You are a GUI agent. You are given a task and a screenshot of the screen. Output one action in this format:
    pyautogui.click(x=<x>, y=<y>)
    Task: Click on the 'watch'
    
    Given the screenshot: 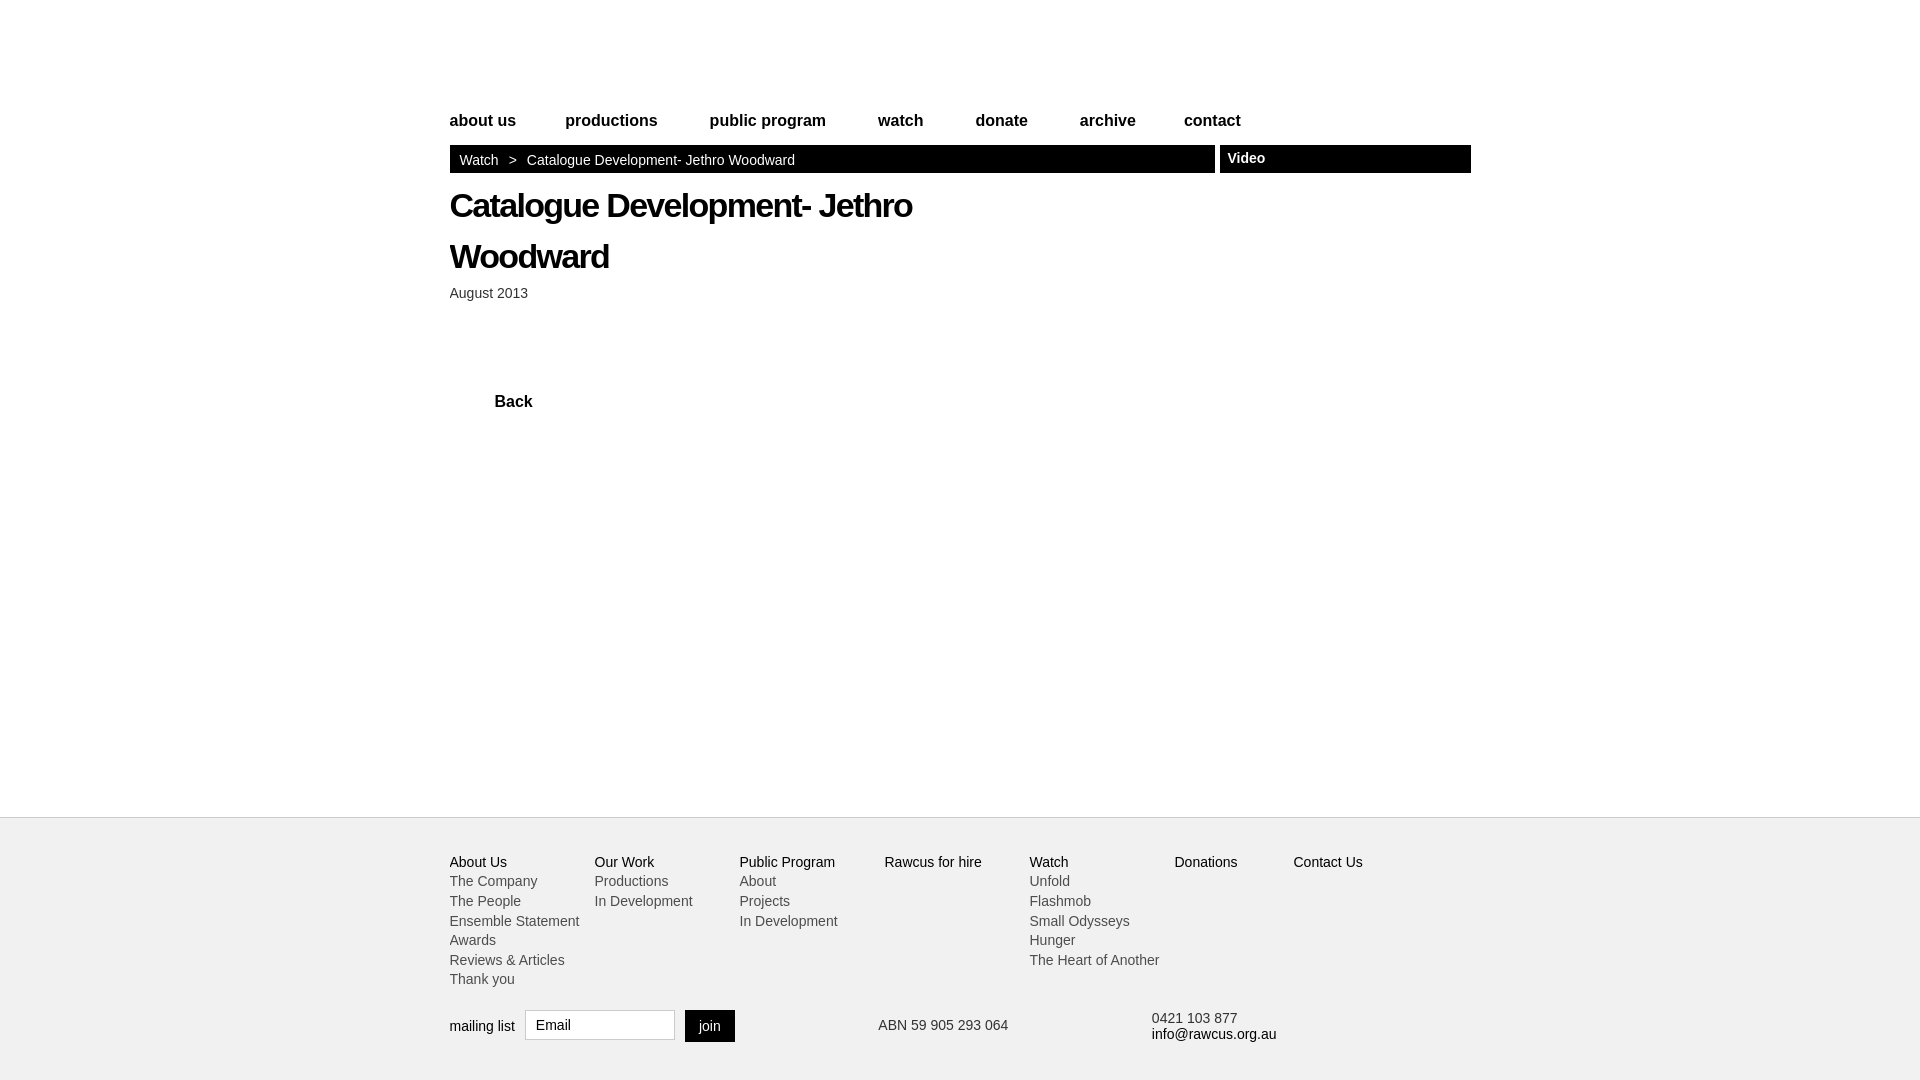 What is the action you would take?
    pyautogui.click(x=899, y=129)
    